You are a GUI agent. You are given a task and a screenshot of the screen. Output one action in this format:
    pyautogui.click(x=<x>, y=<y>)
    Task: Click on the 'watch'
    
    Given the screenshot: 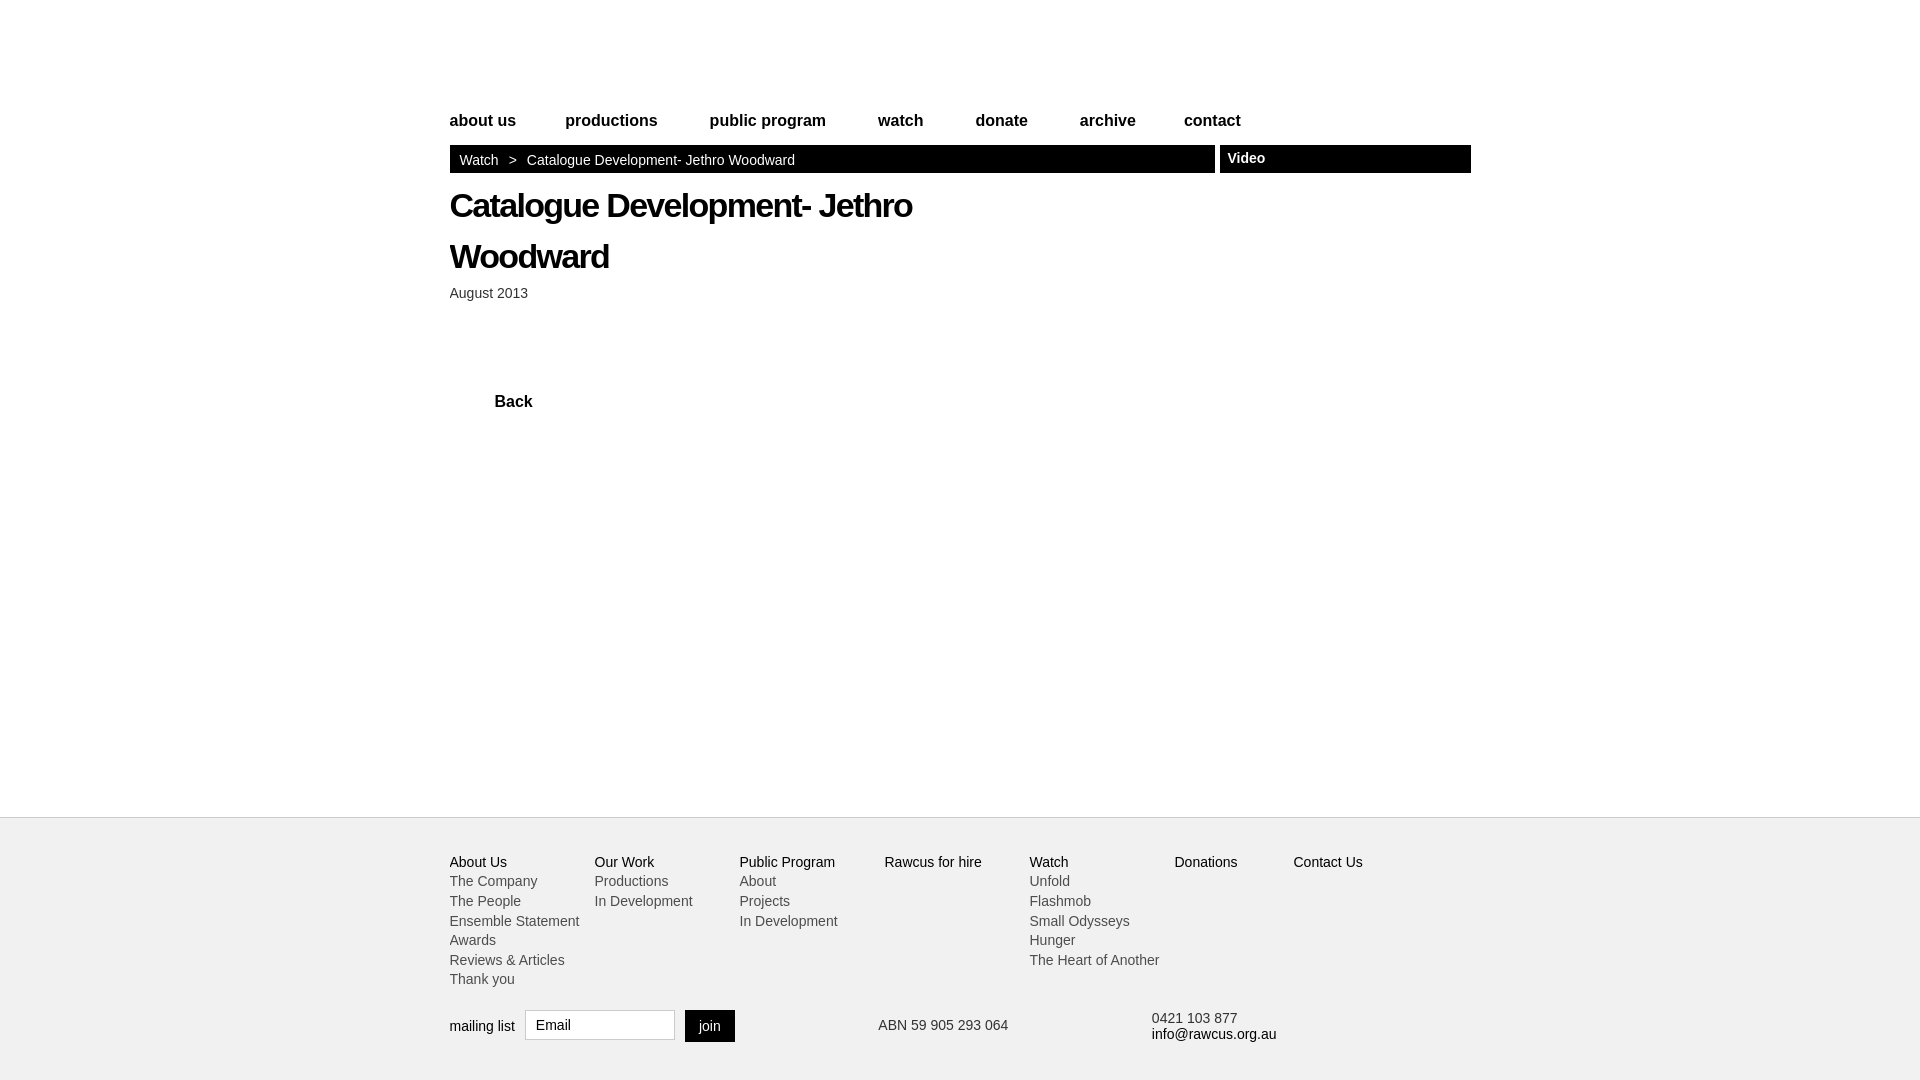 What is the action you would take?
    pyautogui.click(x=899, y=129)
    